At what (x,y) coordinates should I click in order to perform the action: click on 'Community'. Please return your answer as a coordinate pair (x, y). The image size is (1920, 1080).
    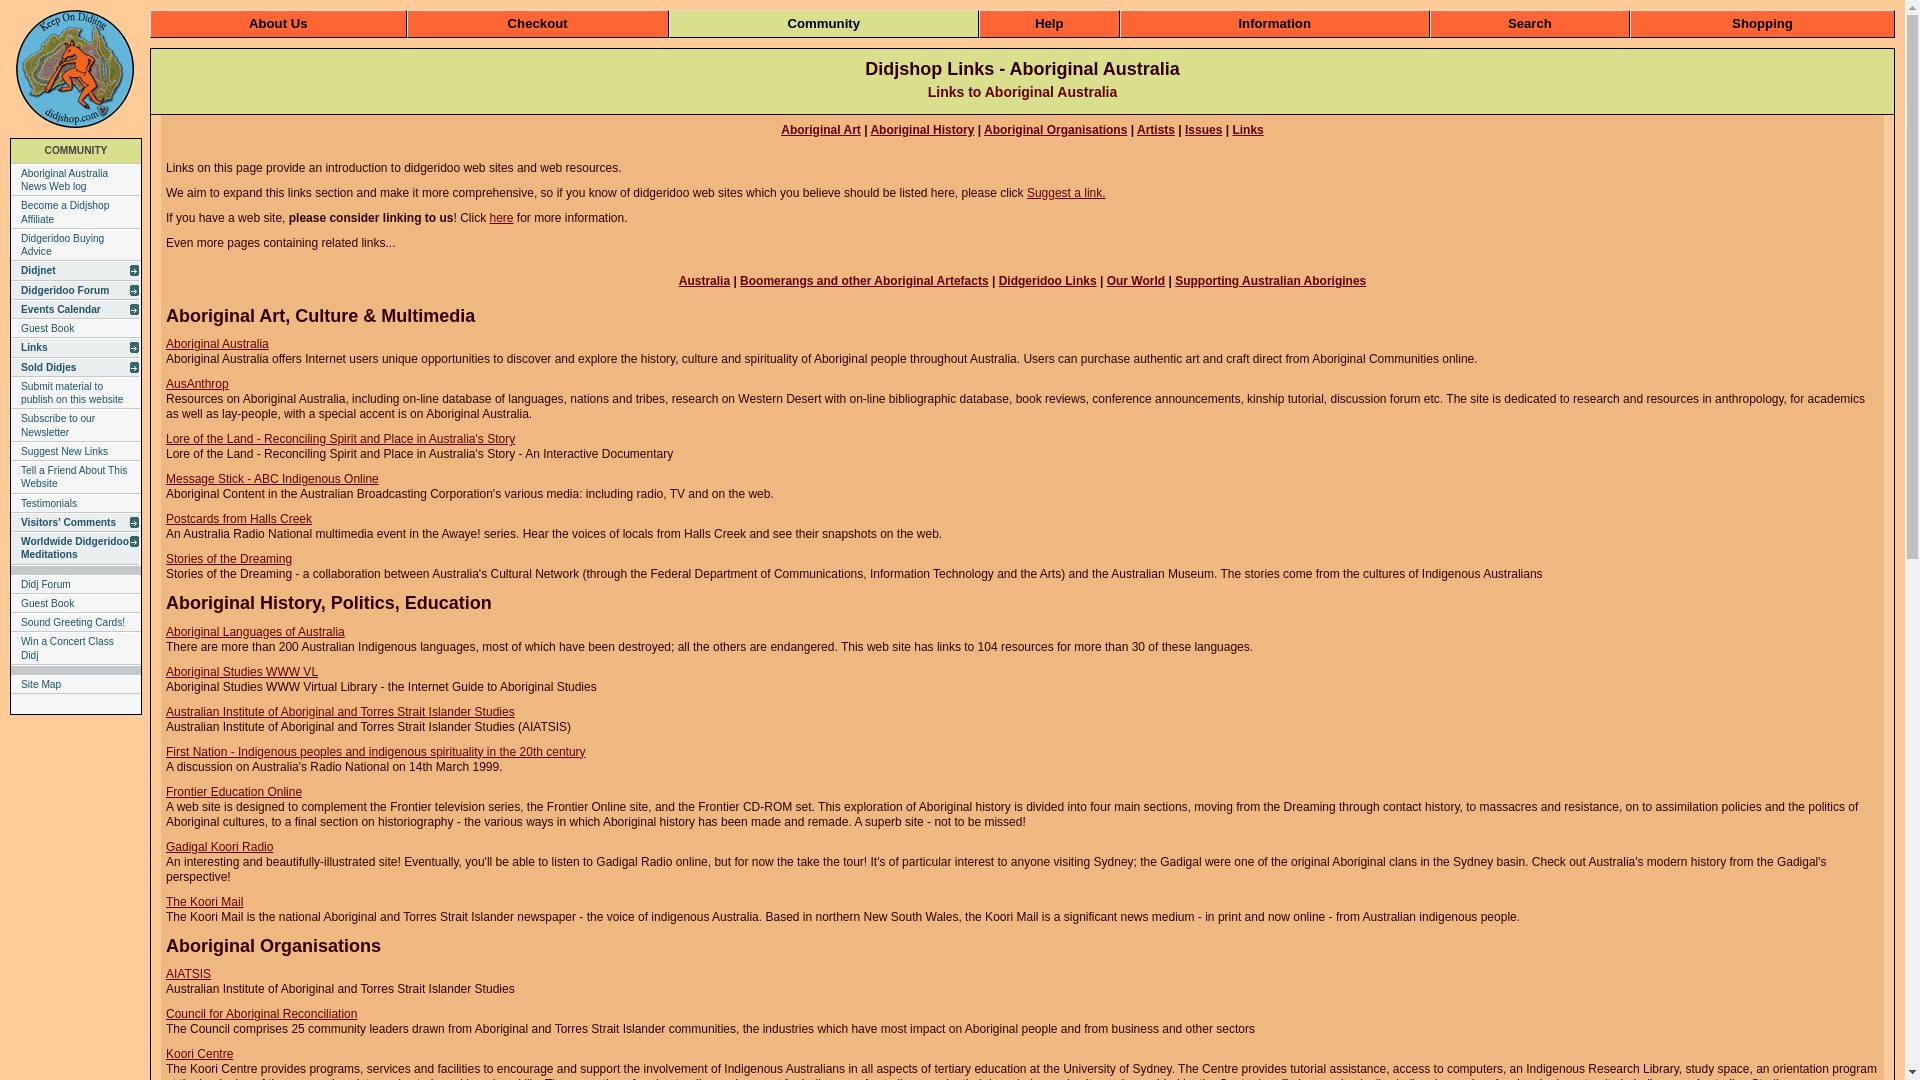
    Looking at the image, I should click on (824, 23).